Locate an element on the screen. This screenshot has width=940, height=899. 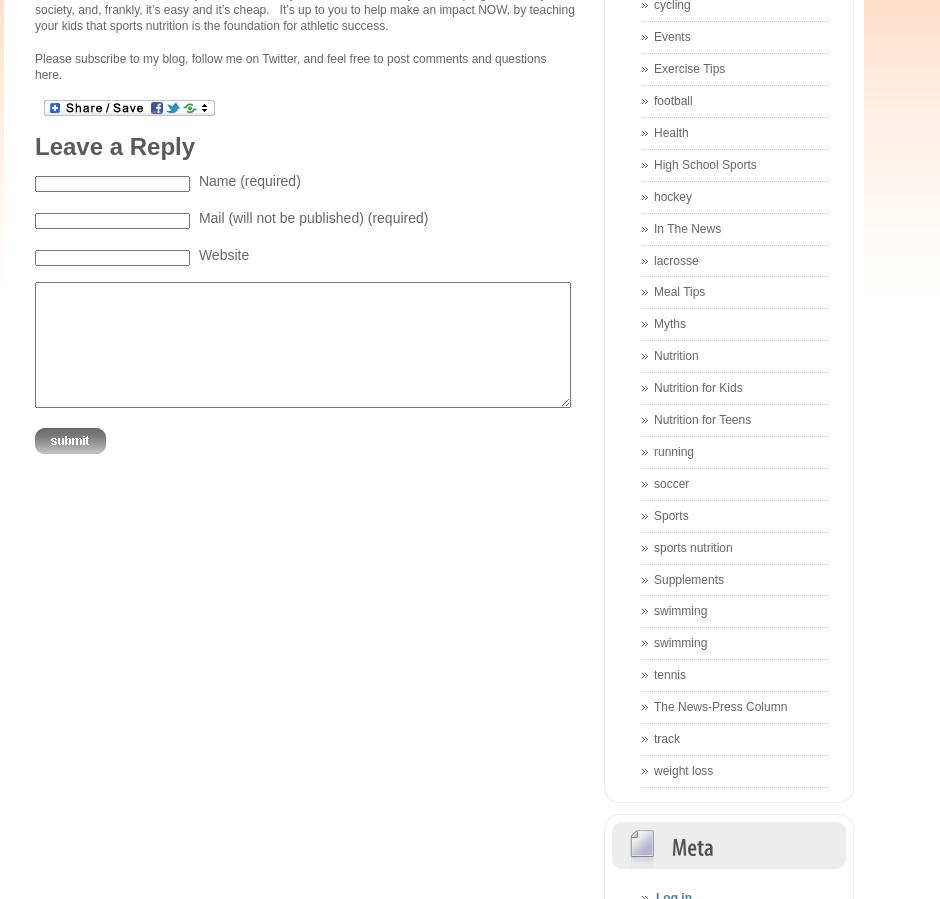
'Events' is located at coordinates (671, 36).